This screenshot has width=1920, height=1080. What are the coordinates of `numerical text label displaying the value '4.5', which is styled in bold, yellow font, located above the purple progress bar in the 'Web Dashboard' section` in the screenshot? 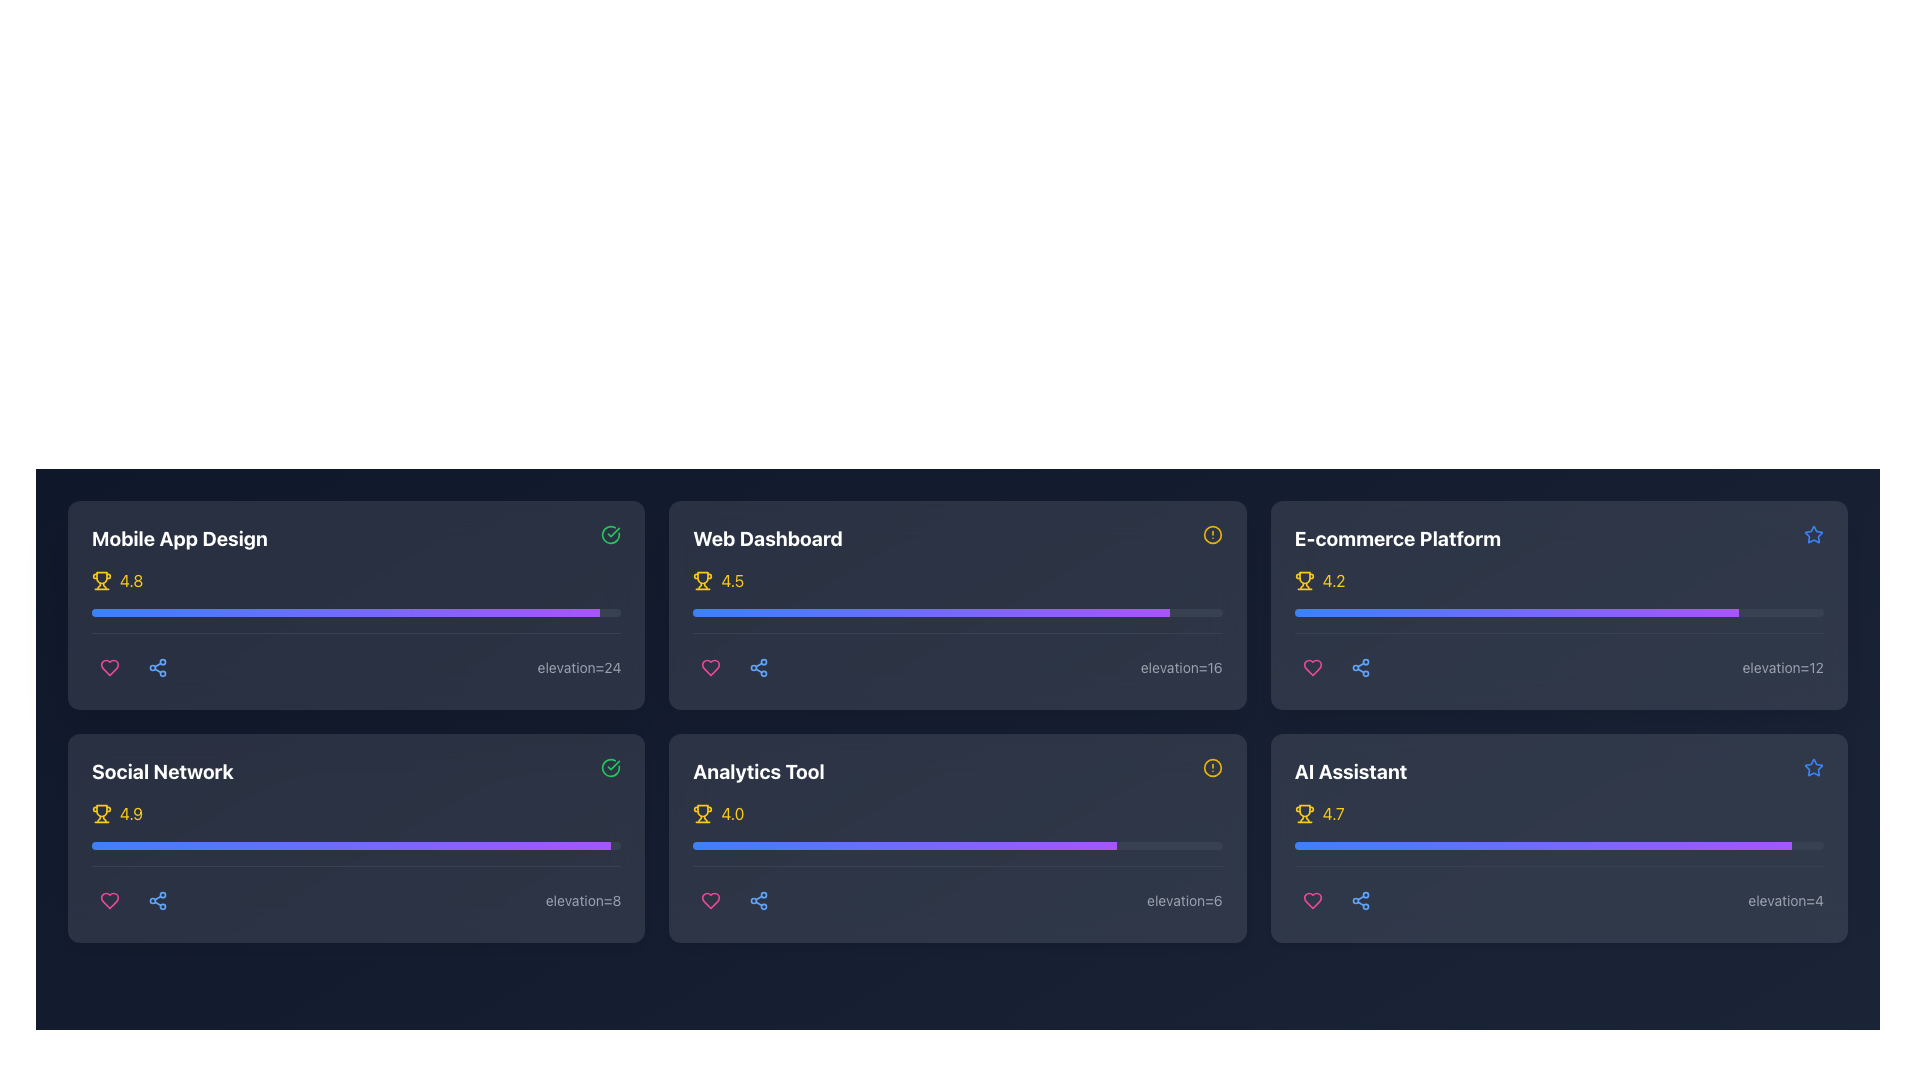 It's located at (731, 581).